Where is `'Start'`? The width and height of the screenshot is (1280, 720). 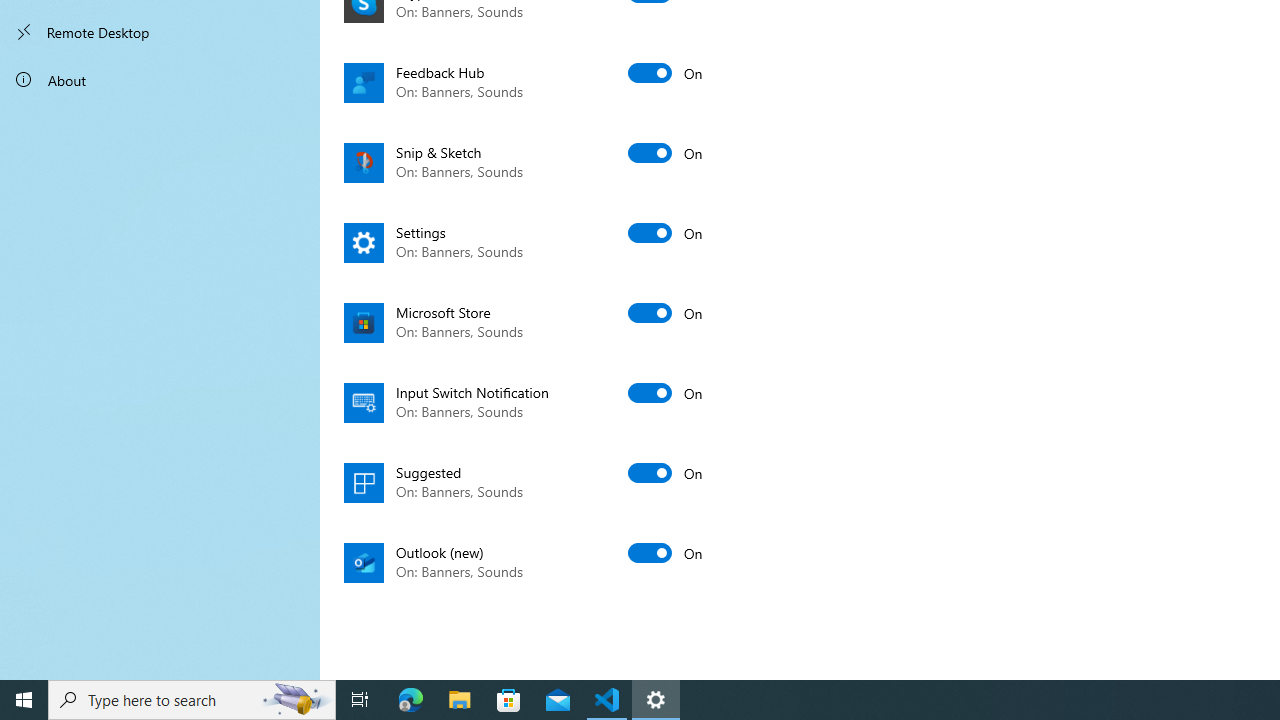
'Start' is located at coordinates (24, 698).